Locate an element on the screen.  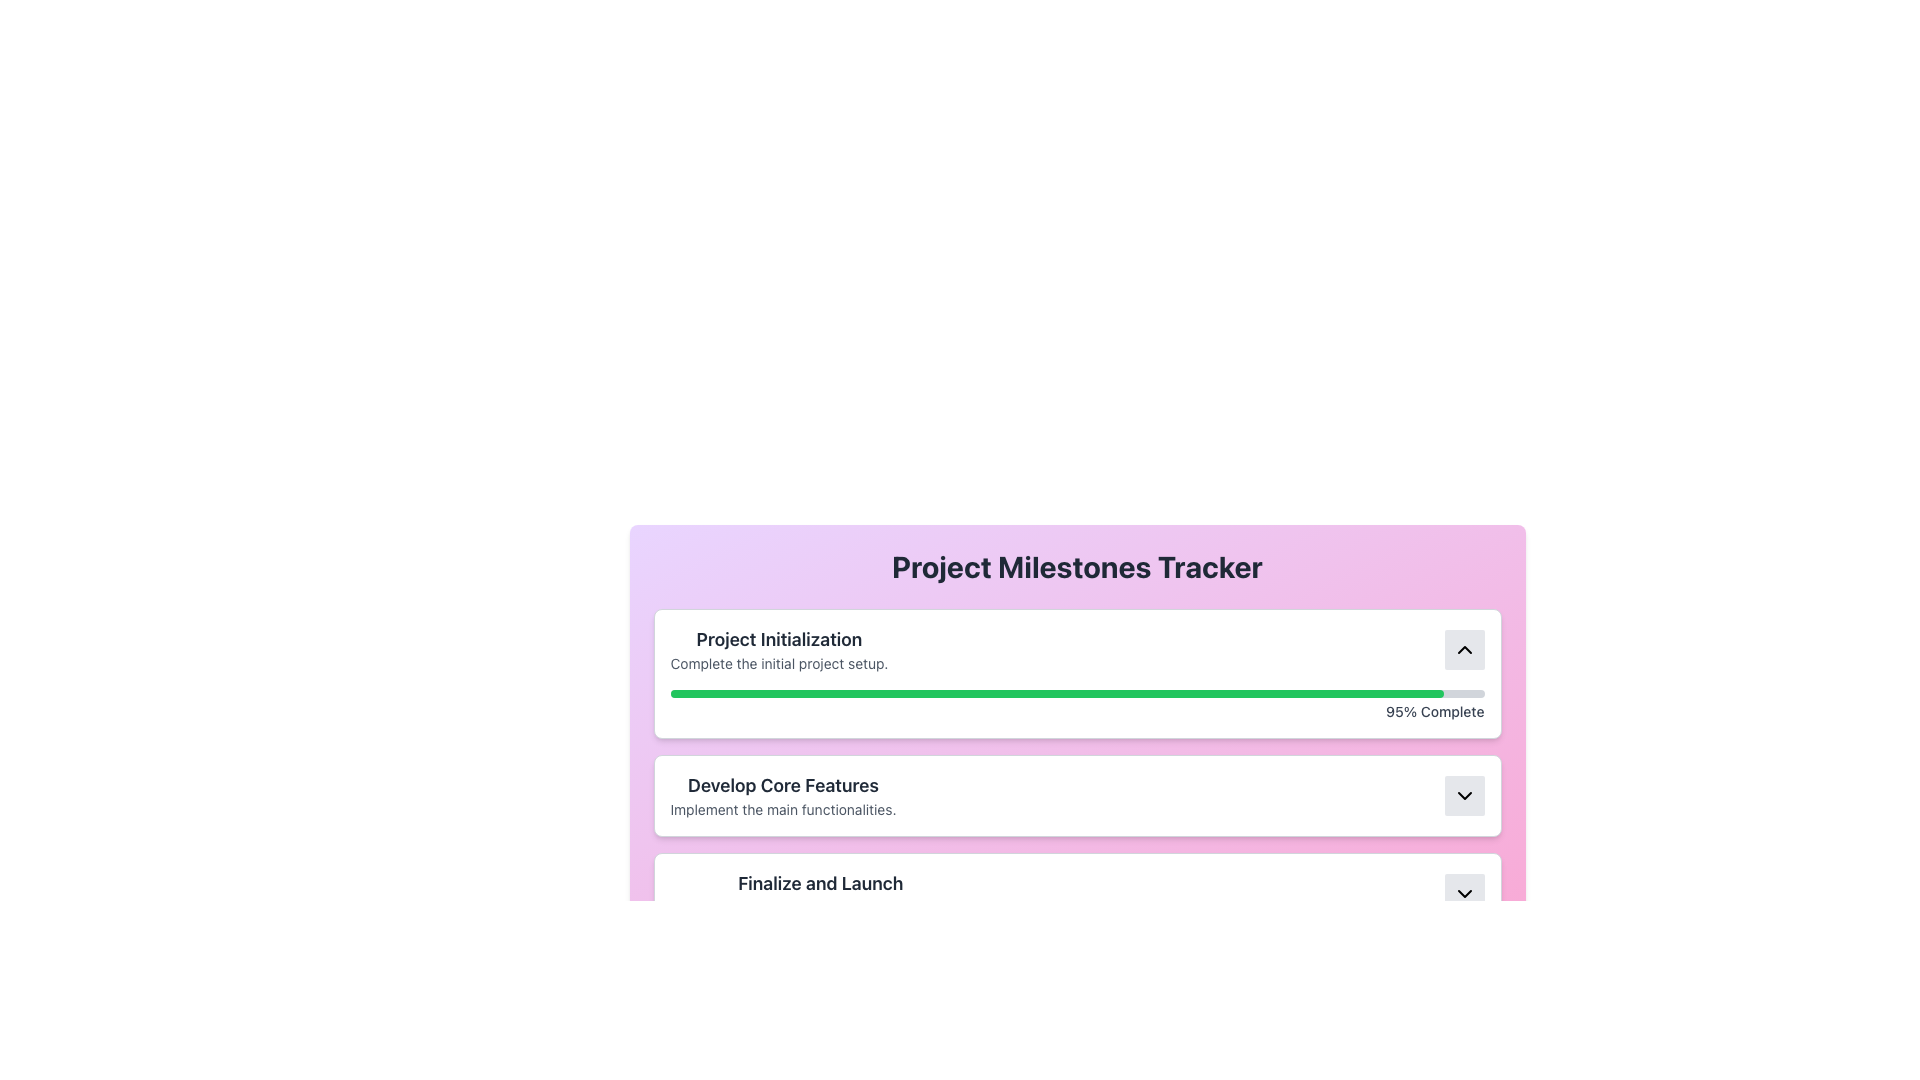
title 'Project Initialization' from the Text Display at the top of the 'Project Milestones Tracker' list is located at coordinates (778, 650).